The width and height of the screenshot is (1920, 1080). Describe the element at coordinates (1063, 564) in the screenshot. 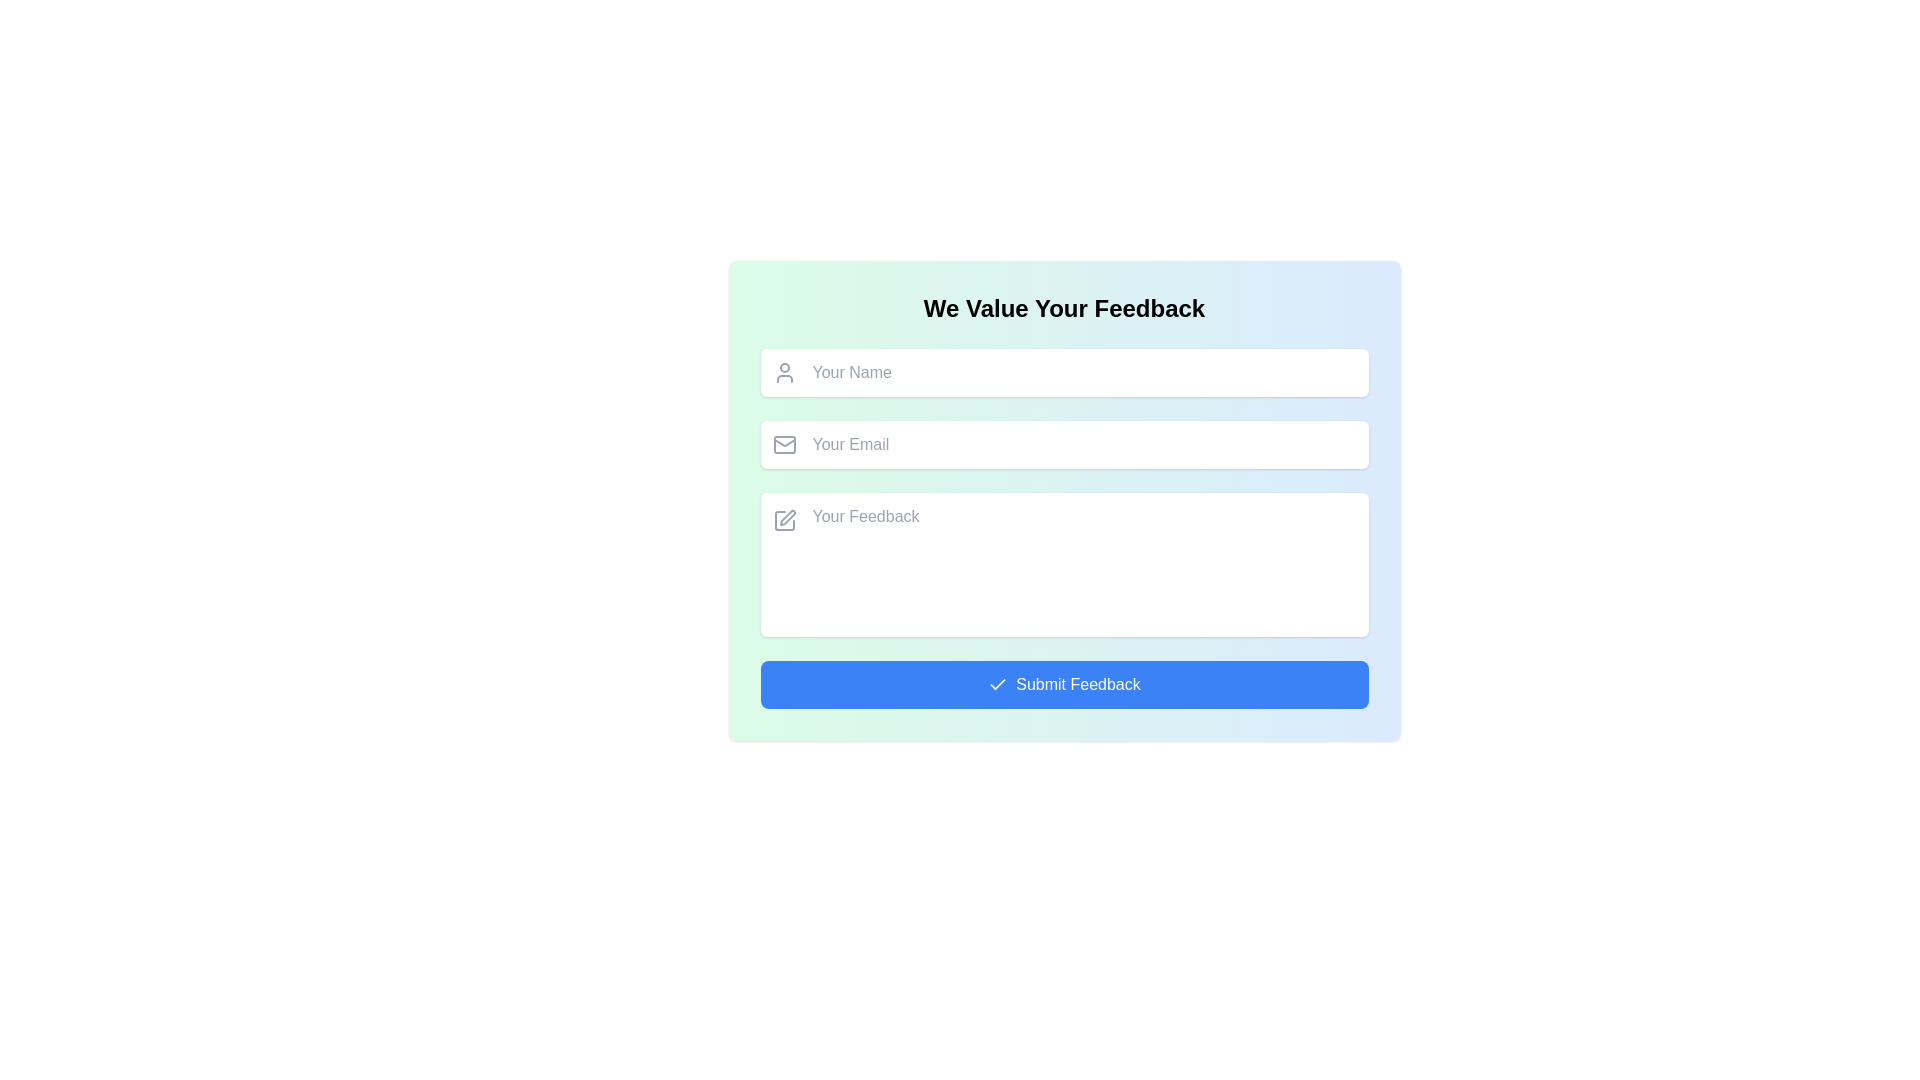

I see `the white input box for entering textual feedback, which has a placeholder 'Your Feedback' and is positioned below the 'Your Email' input box` at that location.